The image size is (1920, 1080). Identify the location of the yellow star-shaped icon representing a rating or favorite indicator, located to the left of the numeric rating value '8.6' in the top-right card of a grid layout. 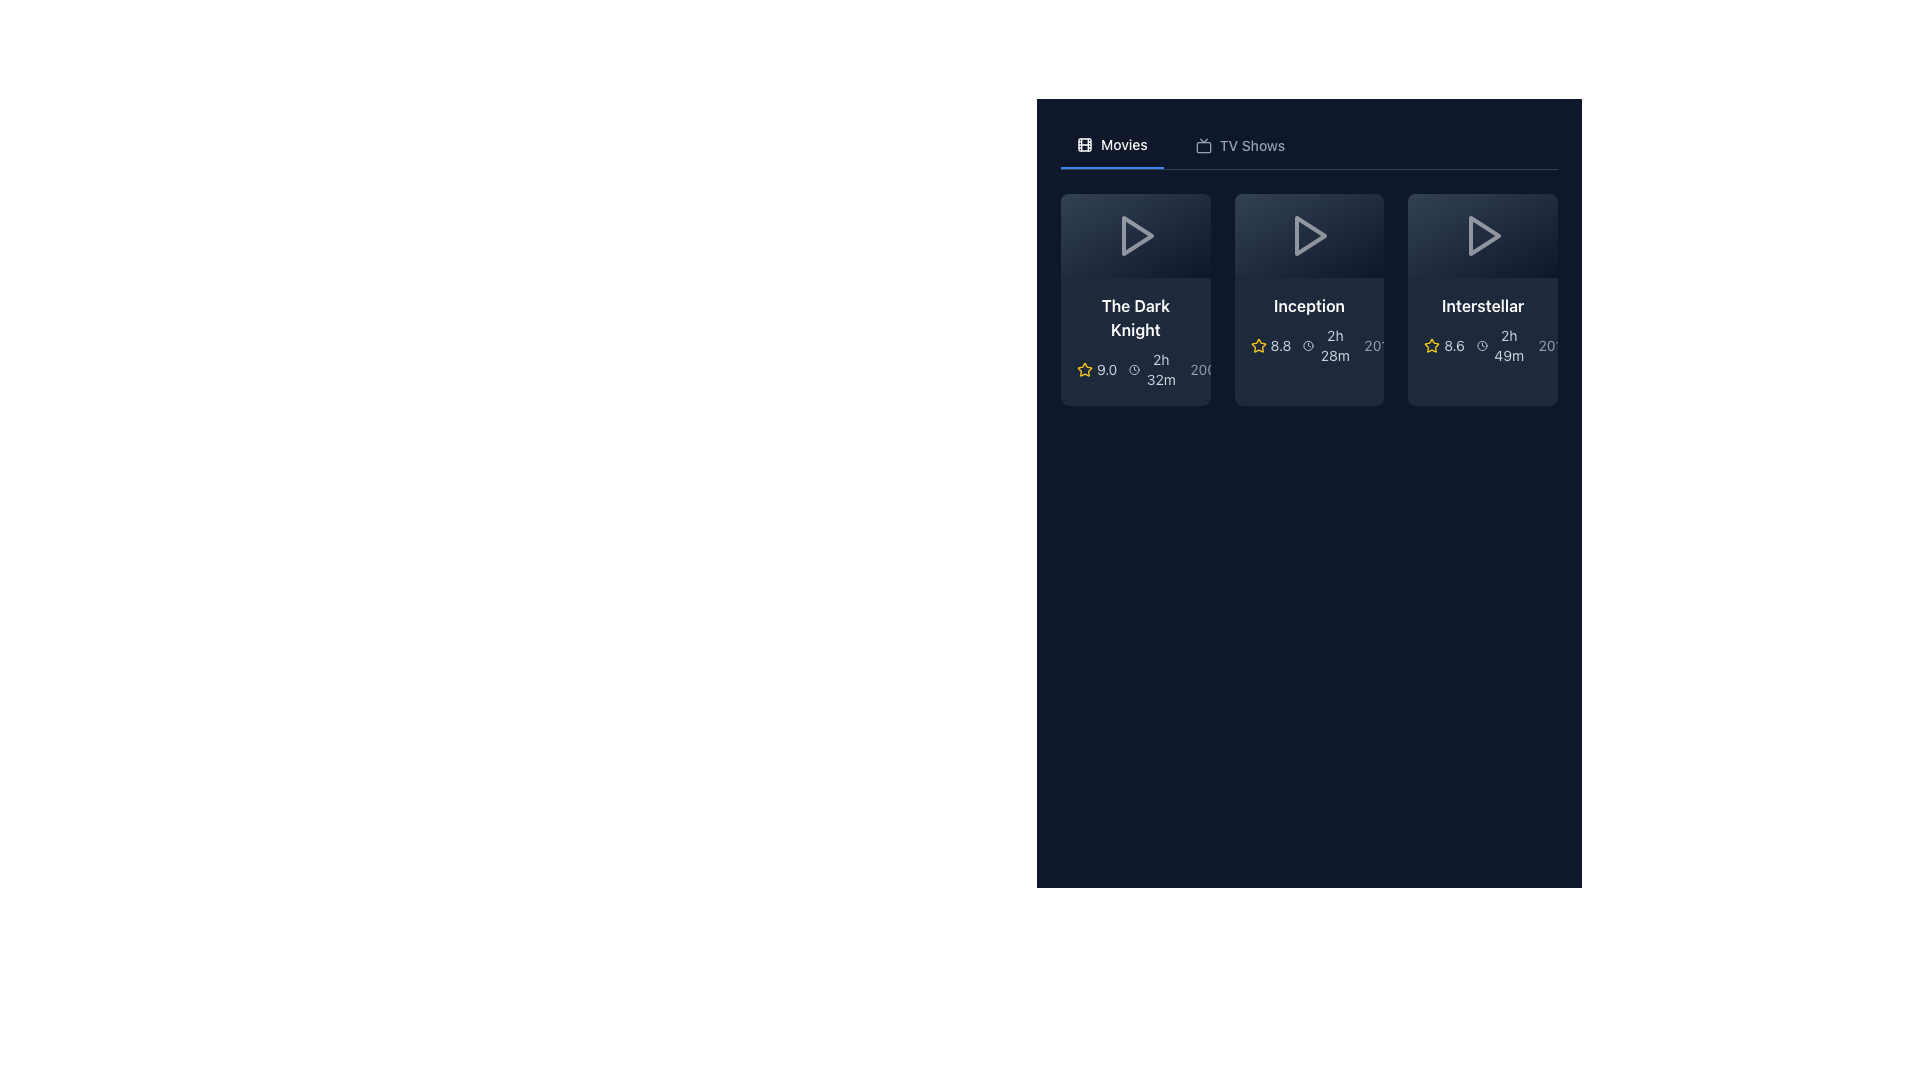
(1431, 345).